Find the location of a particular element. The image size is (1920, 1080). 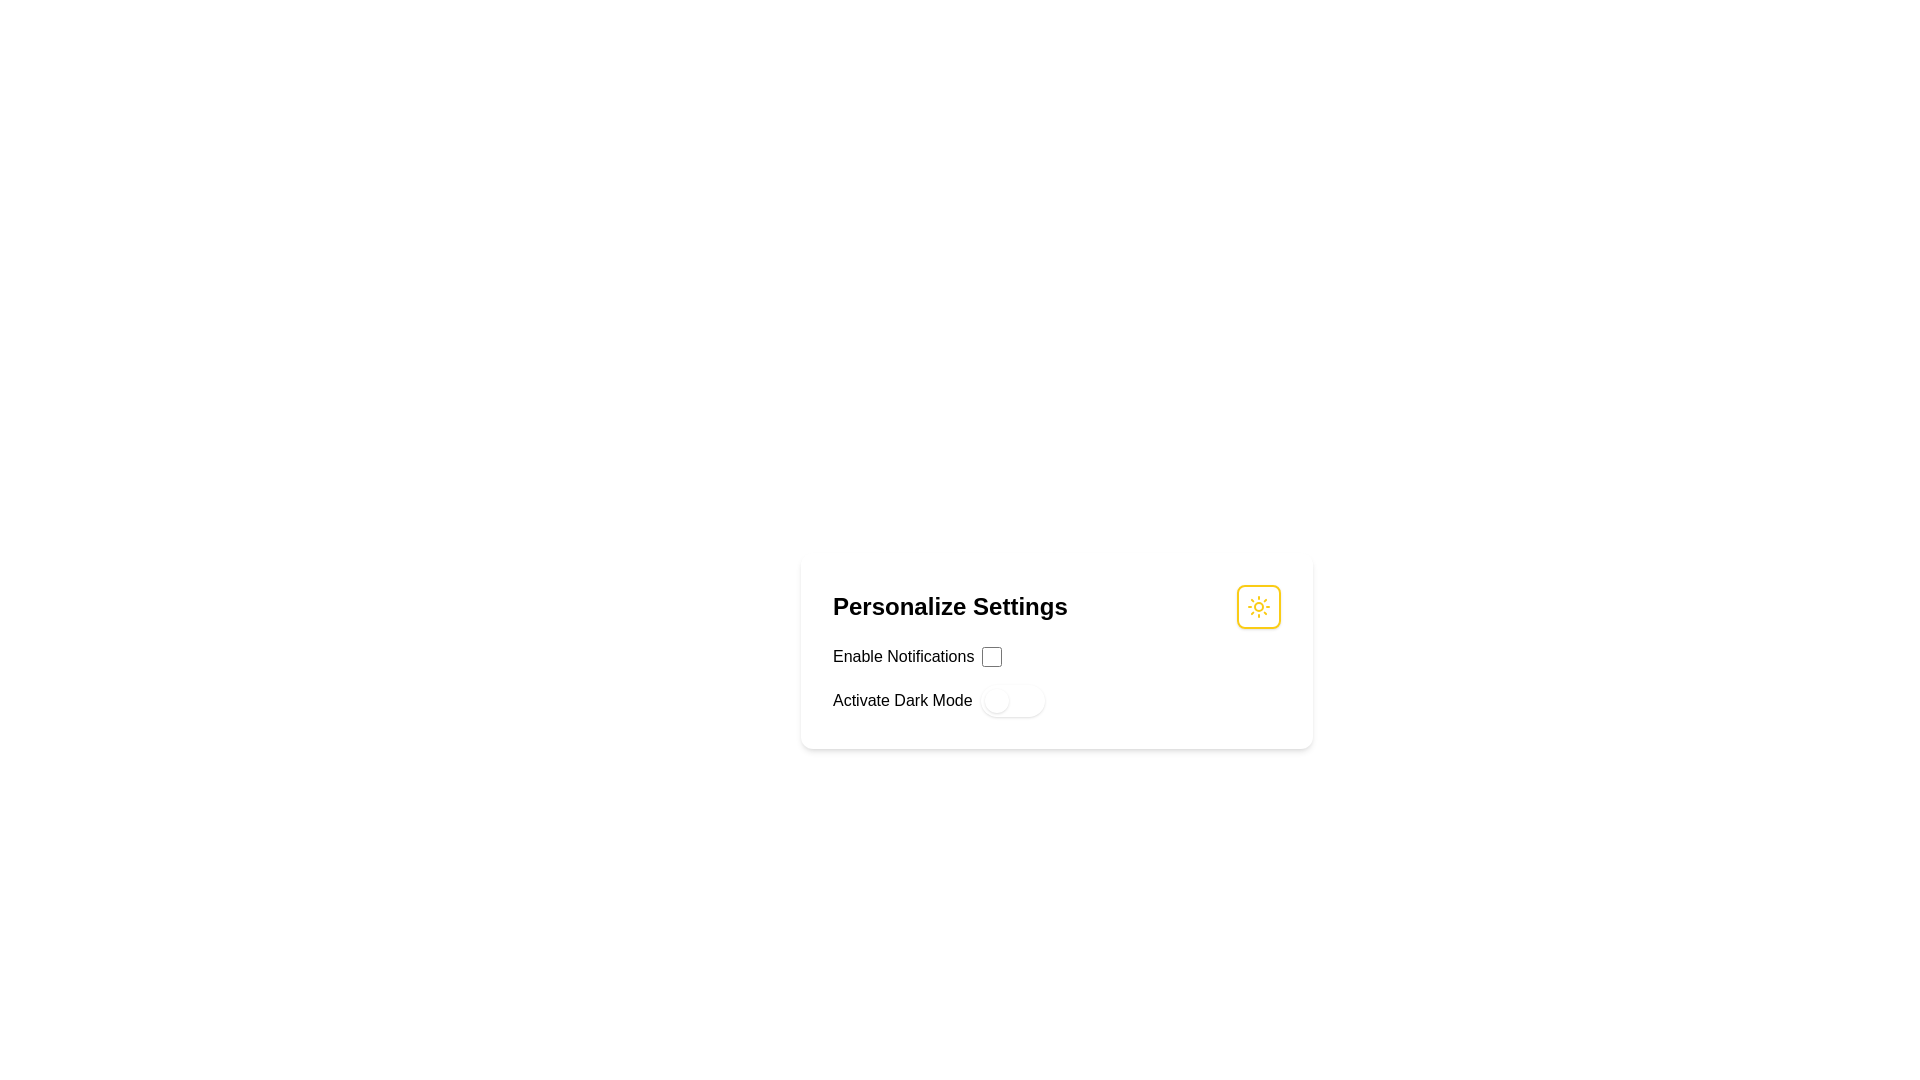

the toggle is located at coordinates (1021, 700).